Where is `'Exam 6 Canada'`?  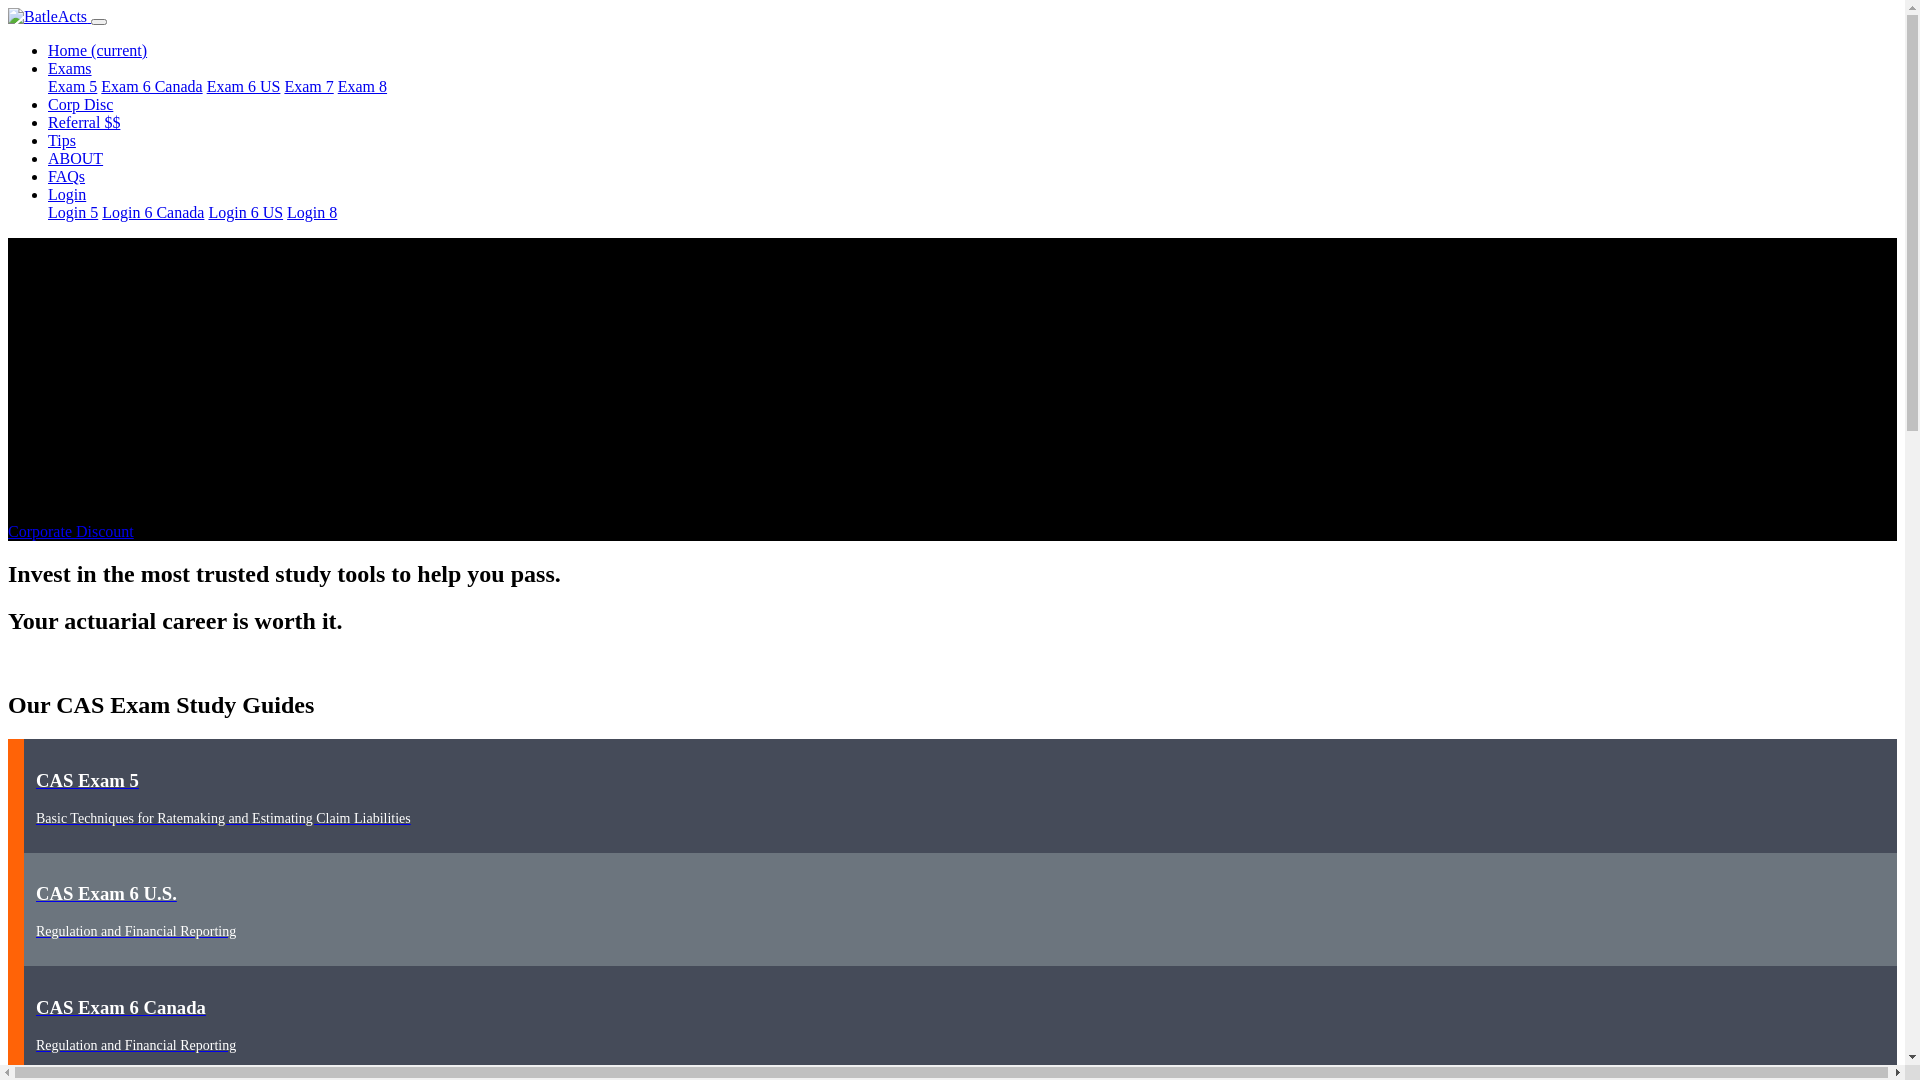 'Exam 6 Canada' is located at coordinates (150, 85).